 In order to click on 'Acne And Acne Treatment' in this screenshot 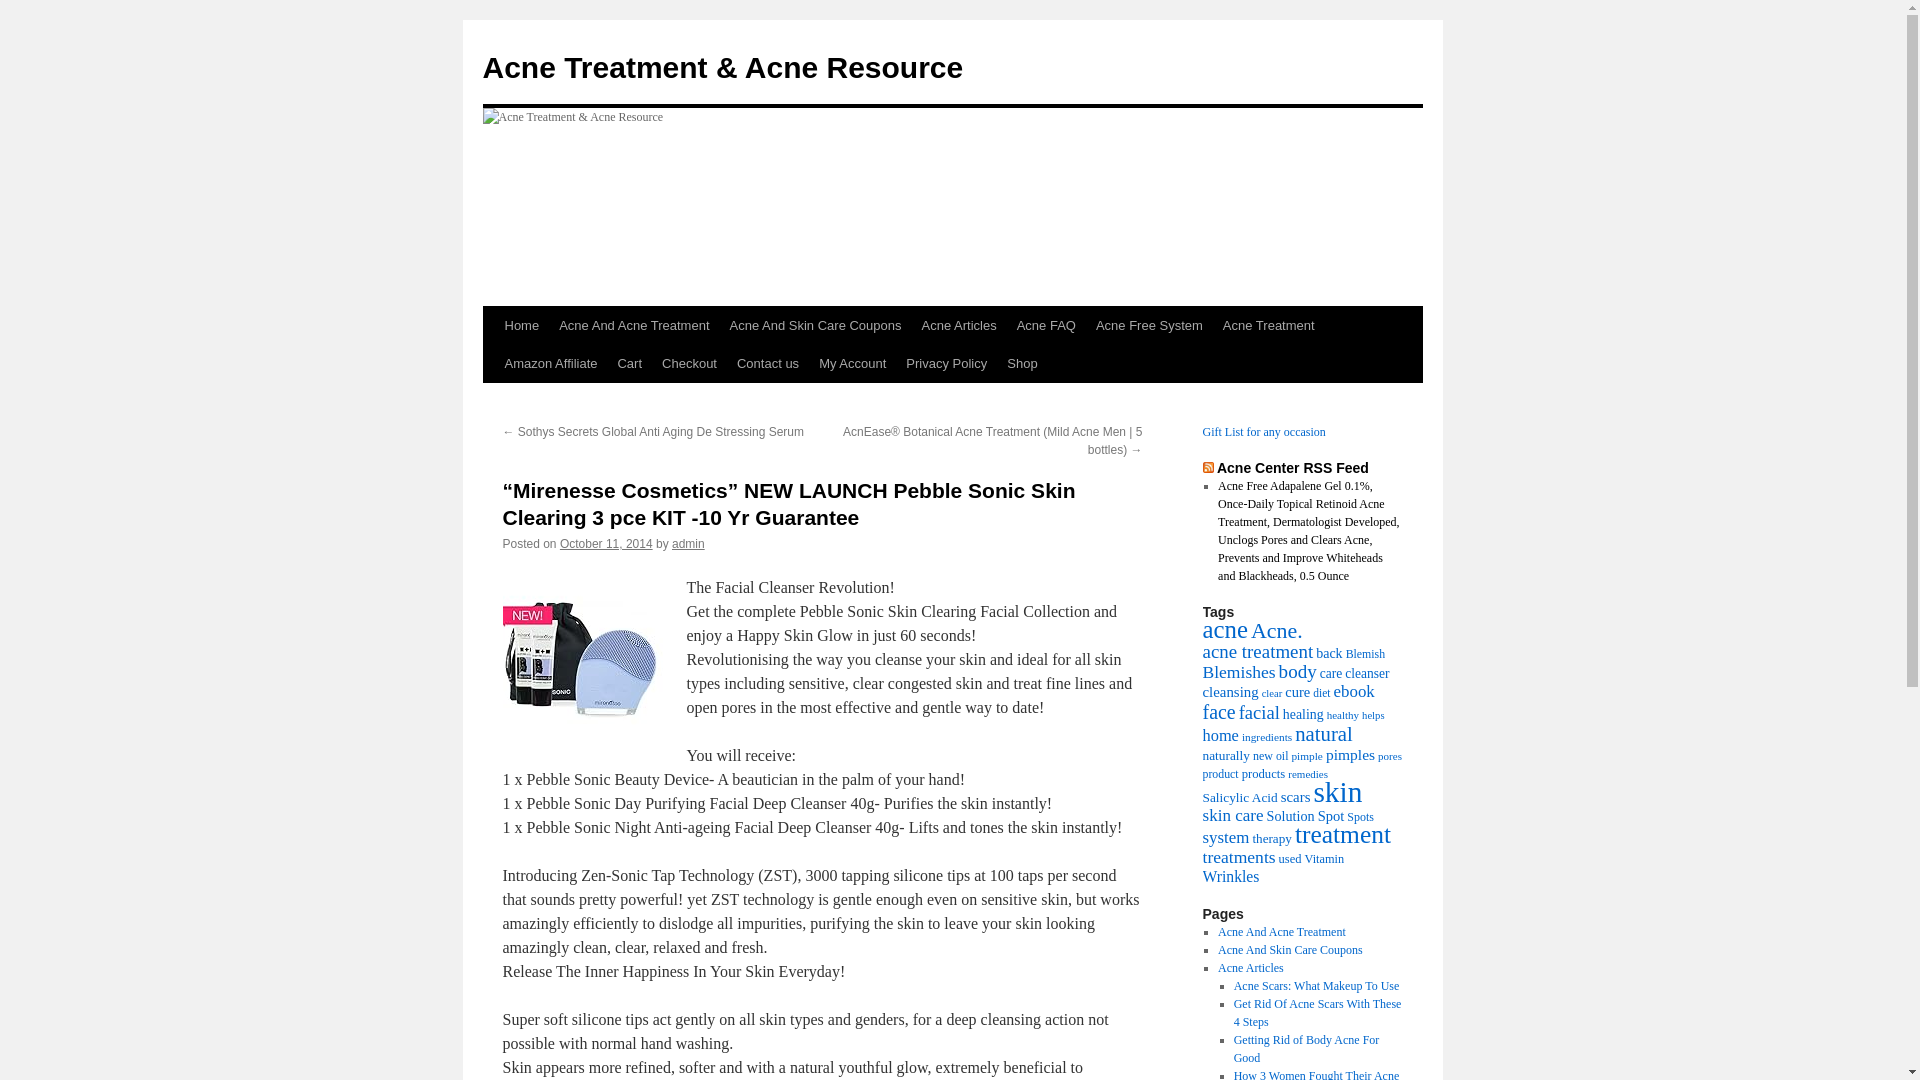, I will do `click(548, 325)`.